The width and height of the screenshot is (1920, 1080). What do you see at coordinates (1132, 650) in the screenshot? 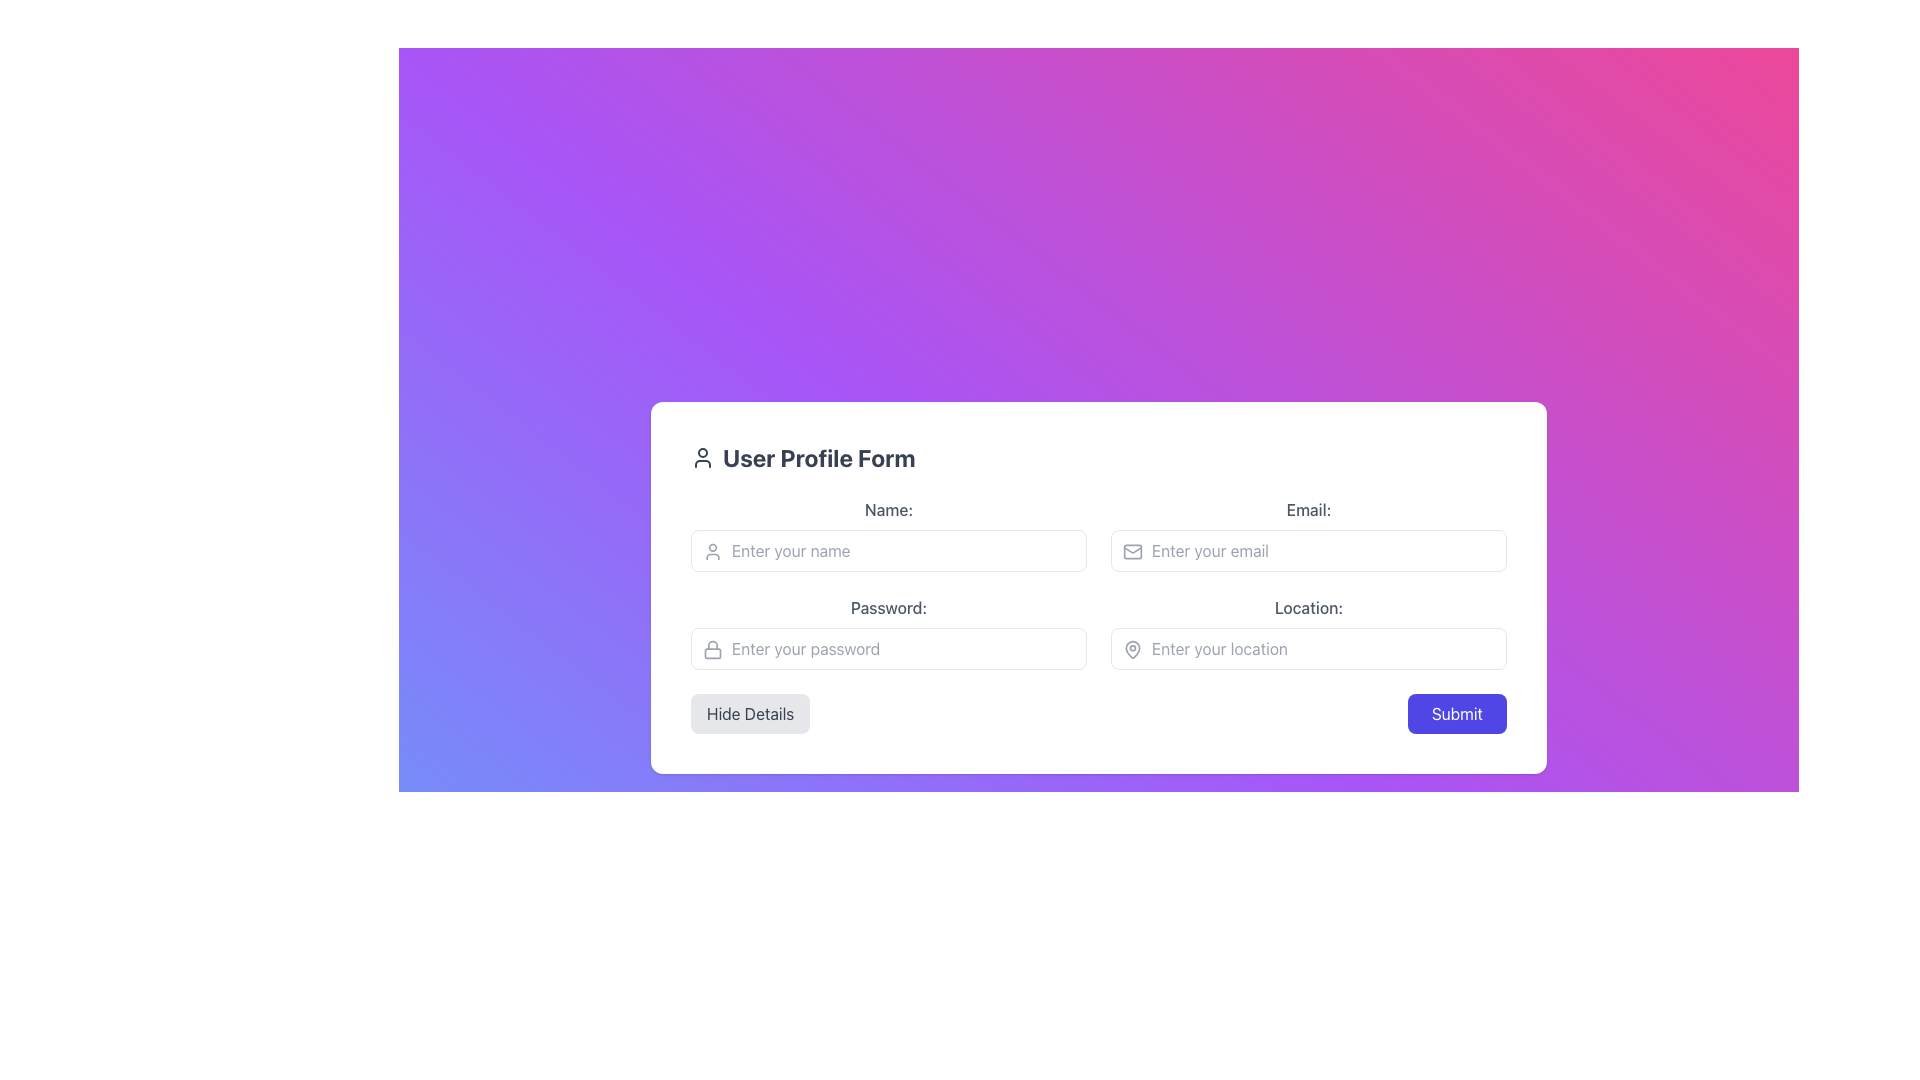
I see `the map pin icon located within the 'Location' input box, which has gray outlines and no fill` at bounding box center [1132, 650].